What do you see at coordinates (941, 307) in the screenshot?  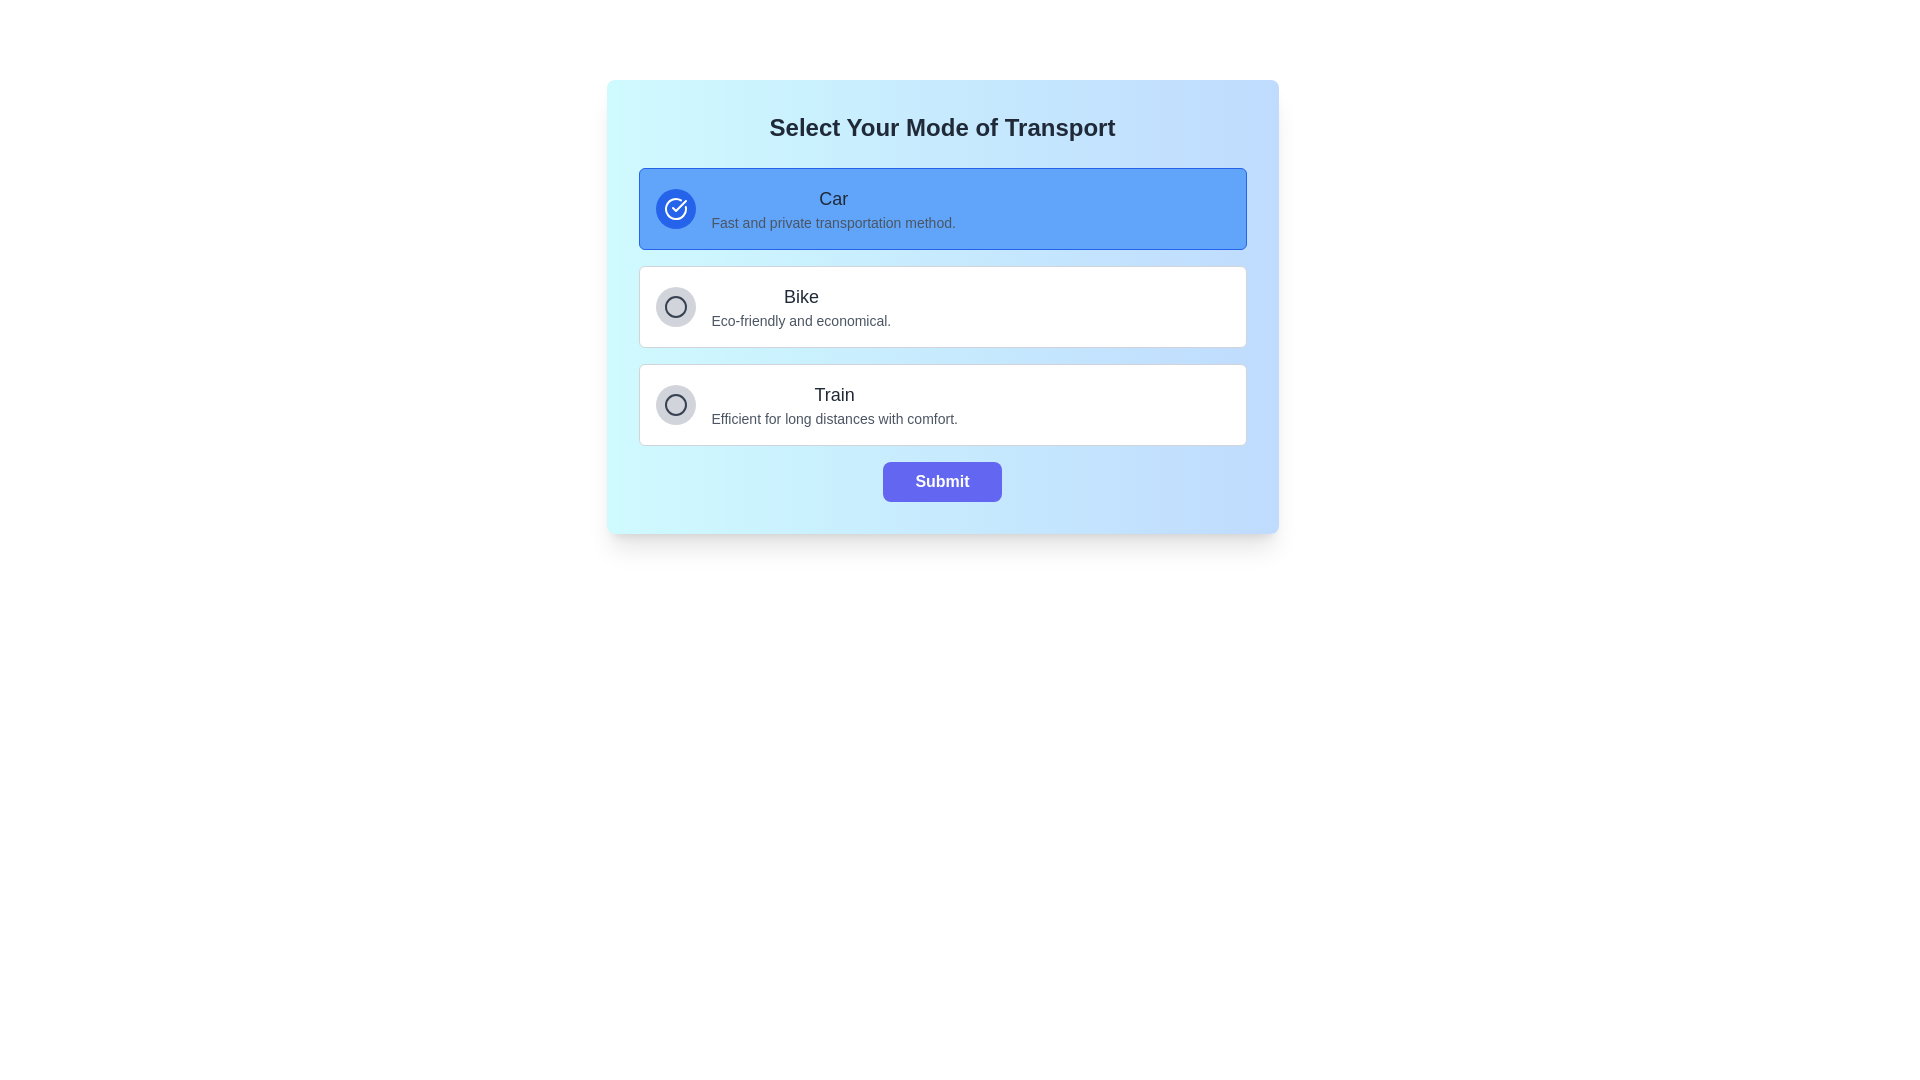 I see `the radio button group labeled 'Select Your Mode of Transport'` at bounding box center [941, 307].